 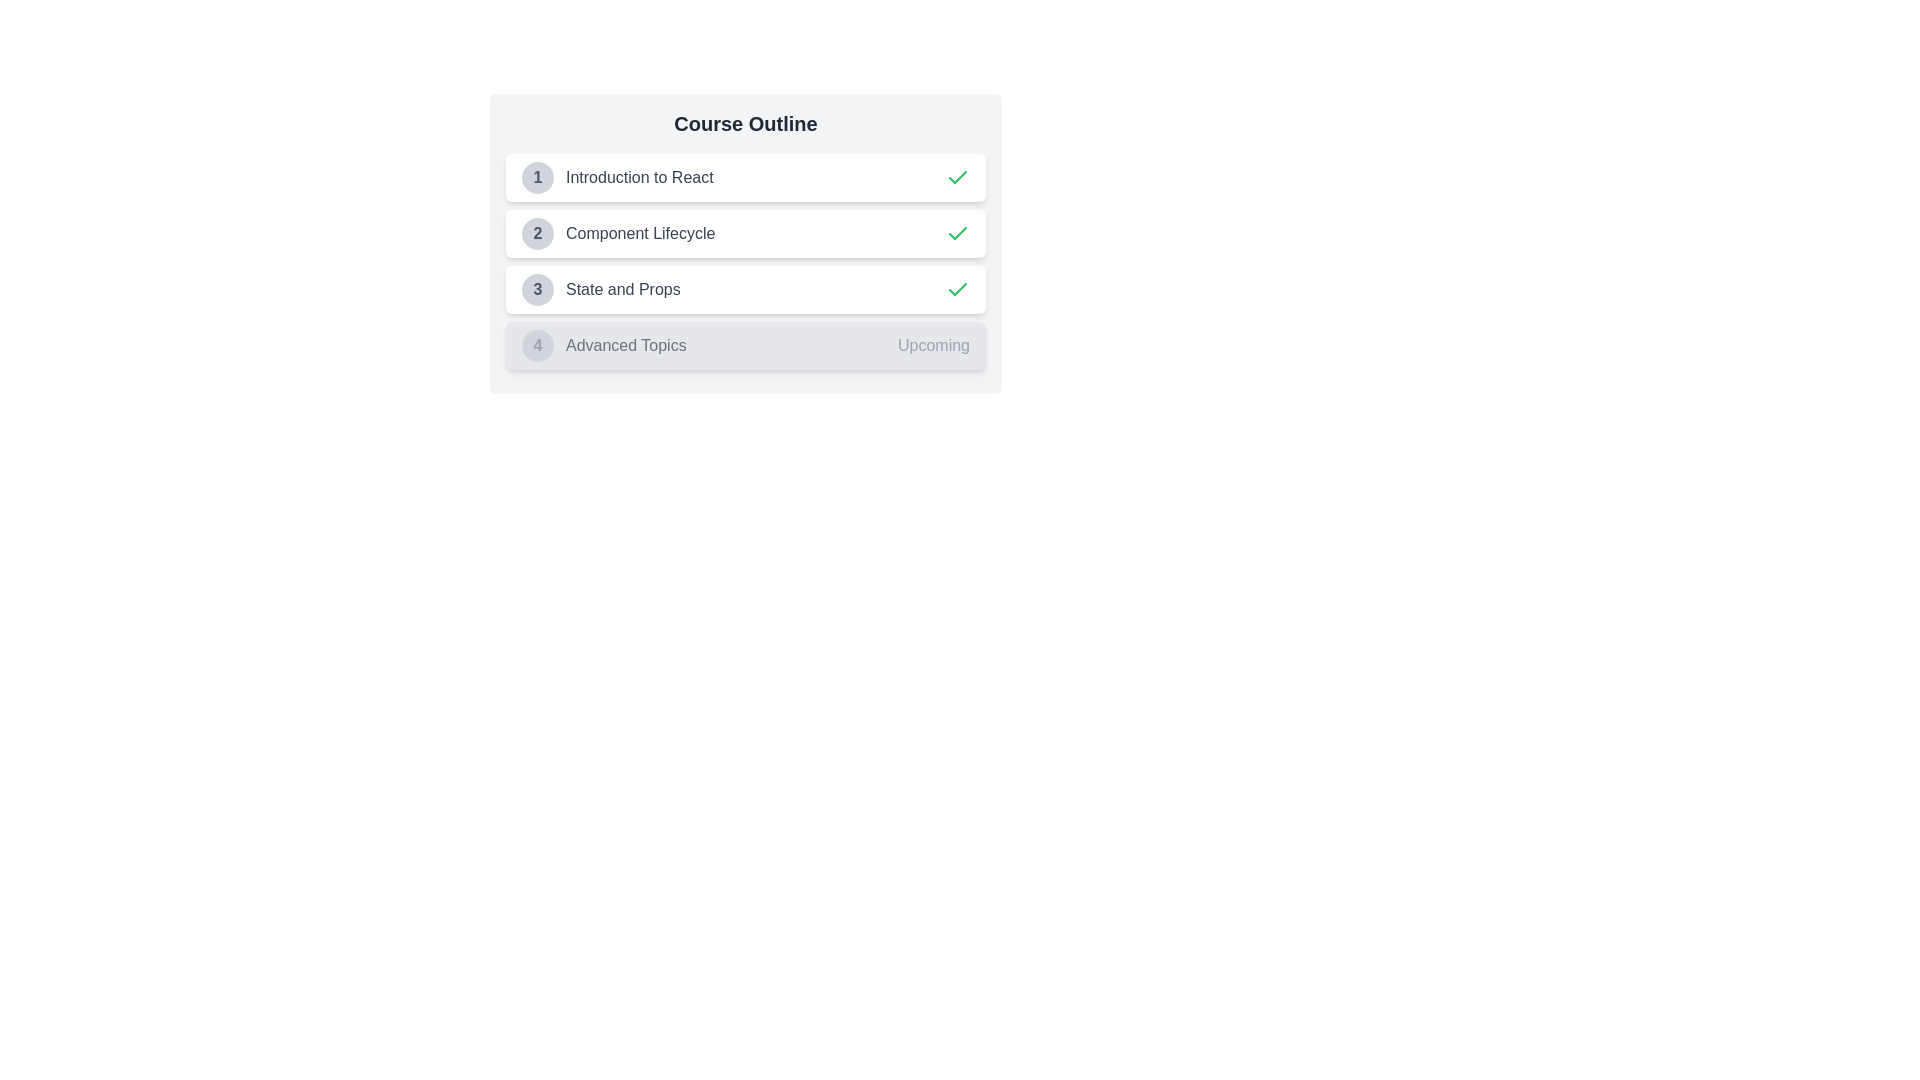 I want to click on to select or highlight the fourth item in the course outline list, which displays a specific topic's title and status indicator, so click(x=744, y=345).